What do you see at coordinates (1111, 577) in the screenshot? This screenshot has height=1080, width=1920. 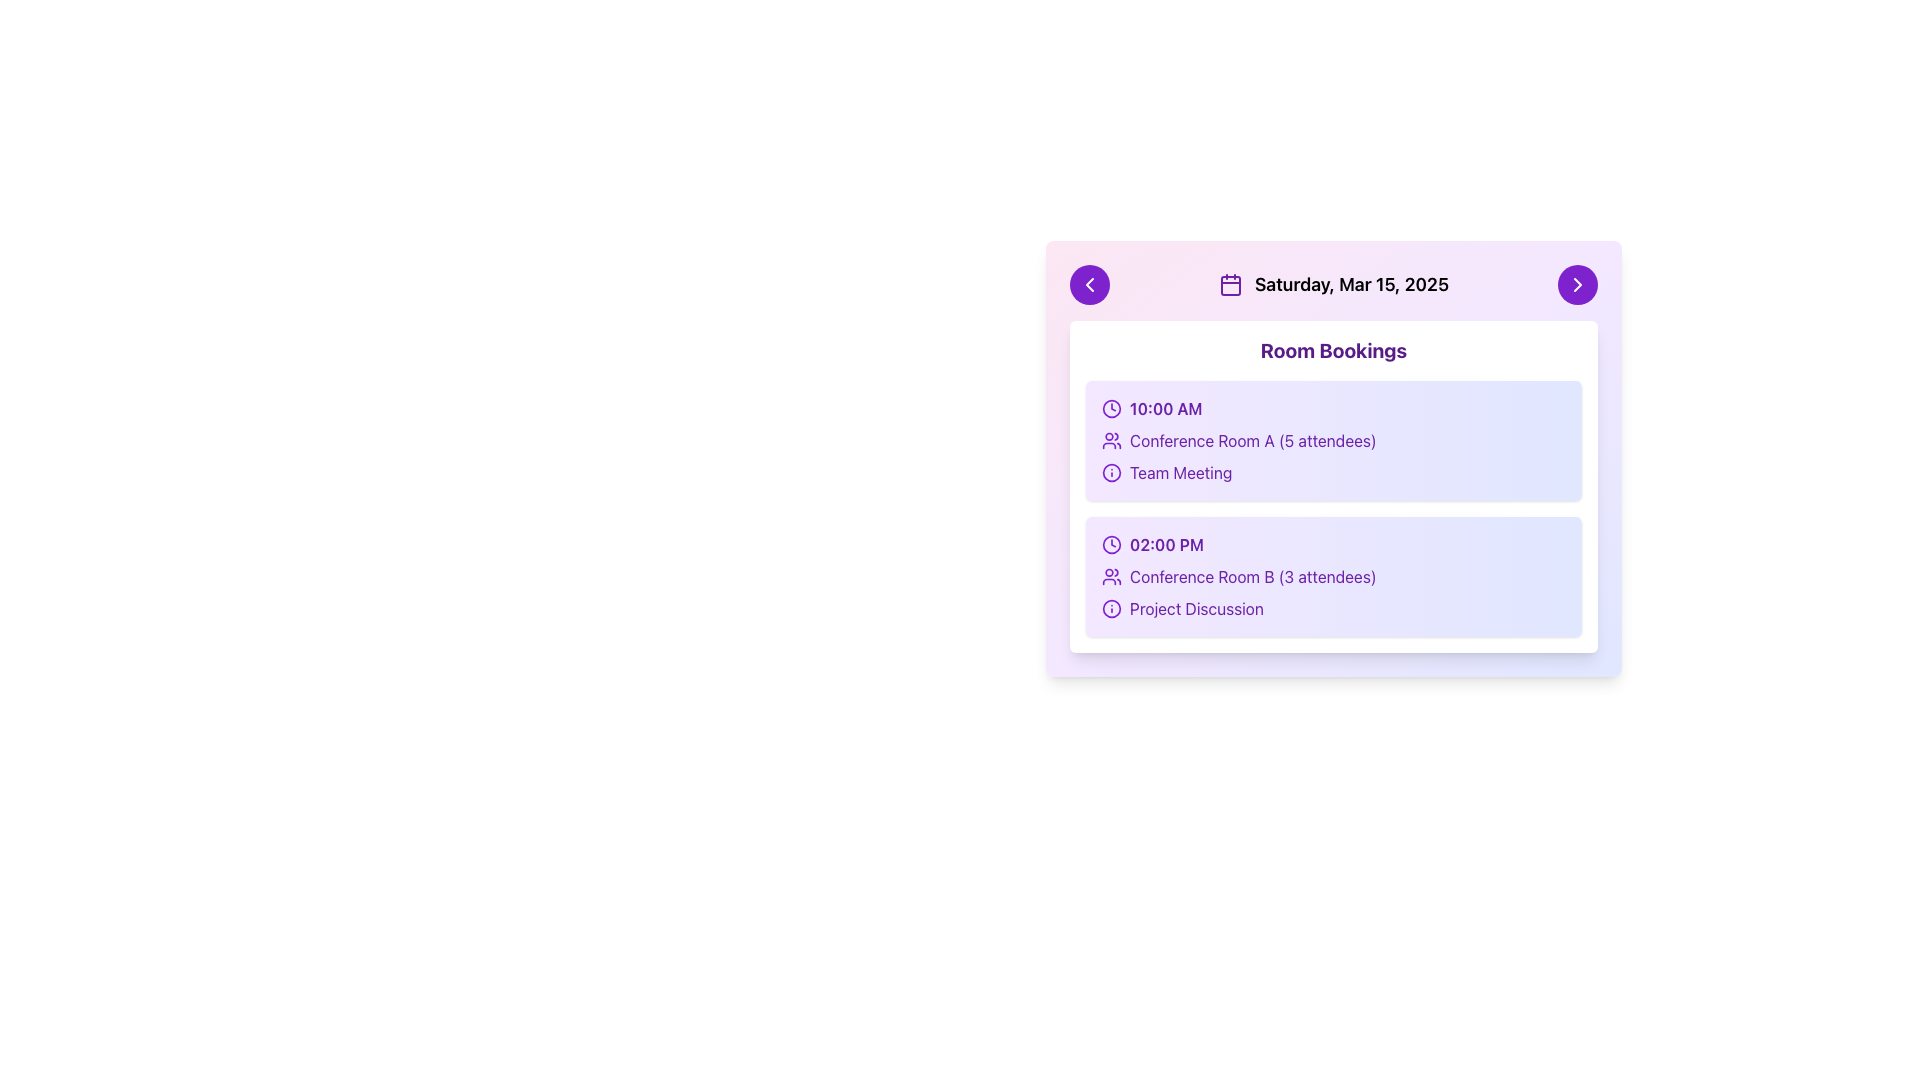 I see `the icon representing multiple users, styled with a purple stroke, located to the left of the text 'Conference Room B (3 attendees)'` at bounding box center [1111, 577].